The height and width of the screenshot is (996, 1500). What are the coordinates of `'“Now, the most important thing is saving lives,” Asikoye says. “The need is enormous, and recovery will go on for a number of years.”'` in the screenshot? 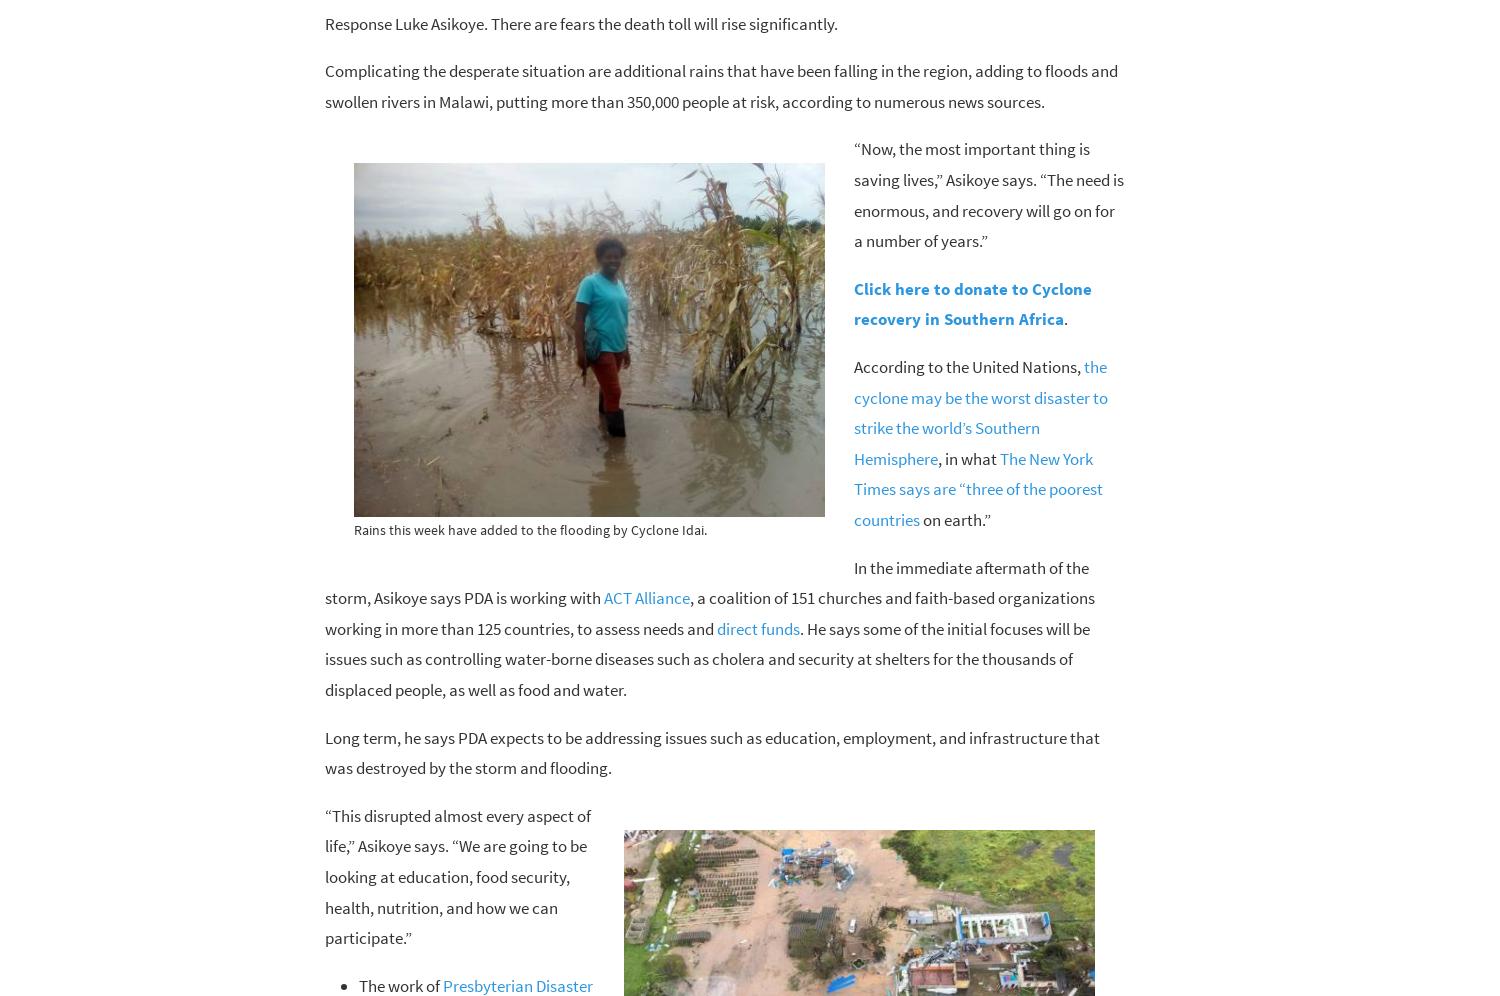 It's located at (987, 195).